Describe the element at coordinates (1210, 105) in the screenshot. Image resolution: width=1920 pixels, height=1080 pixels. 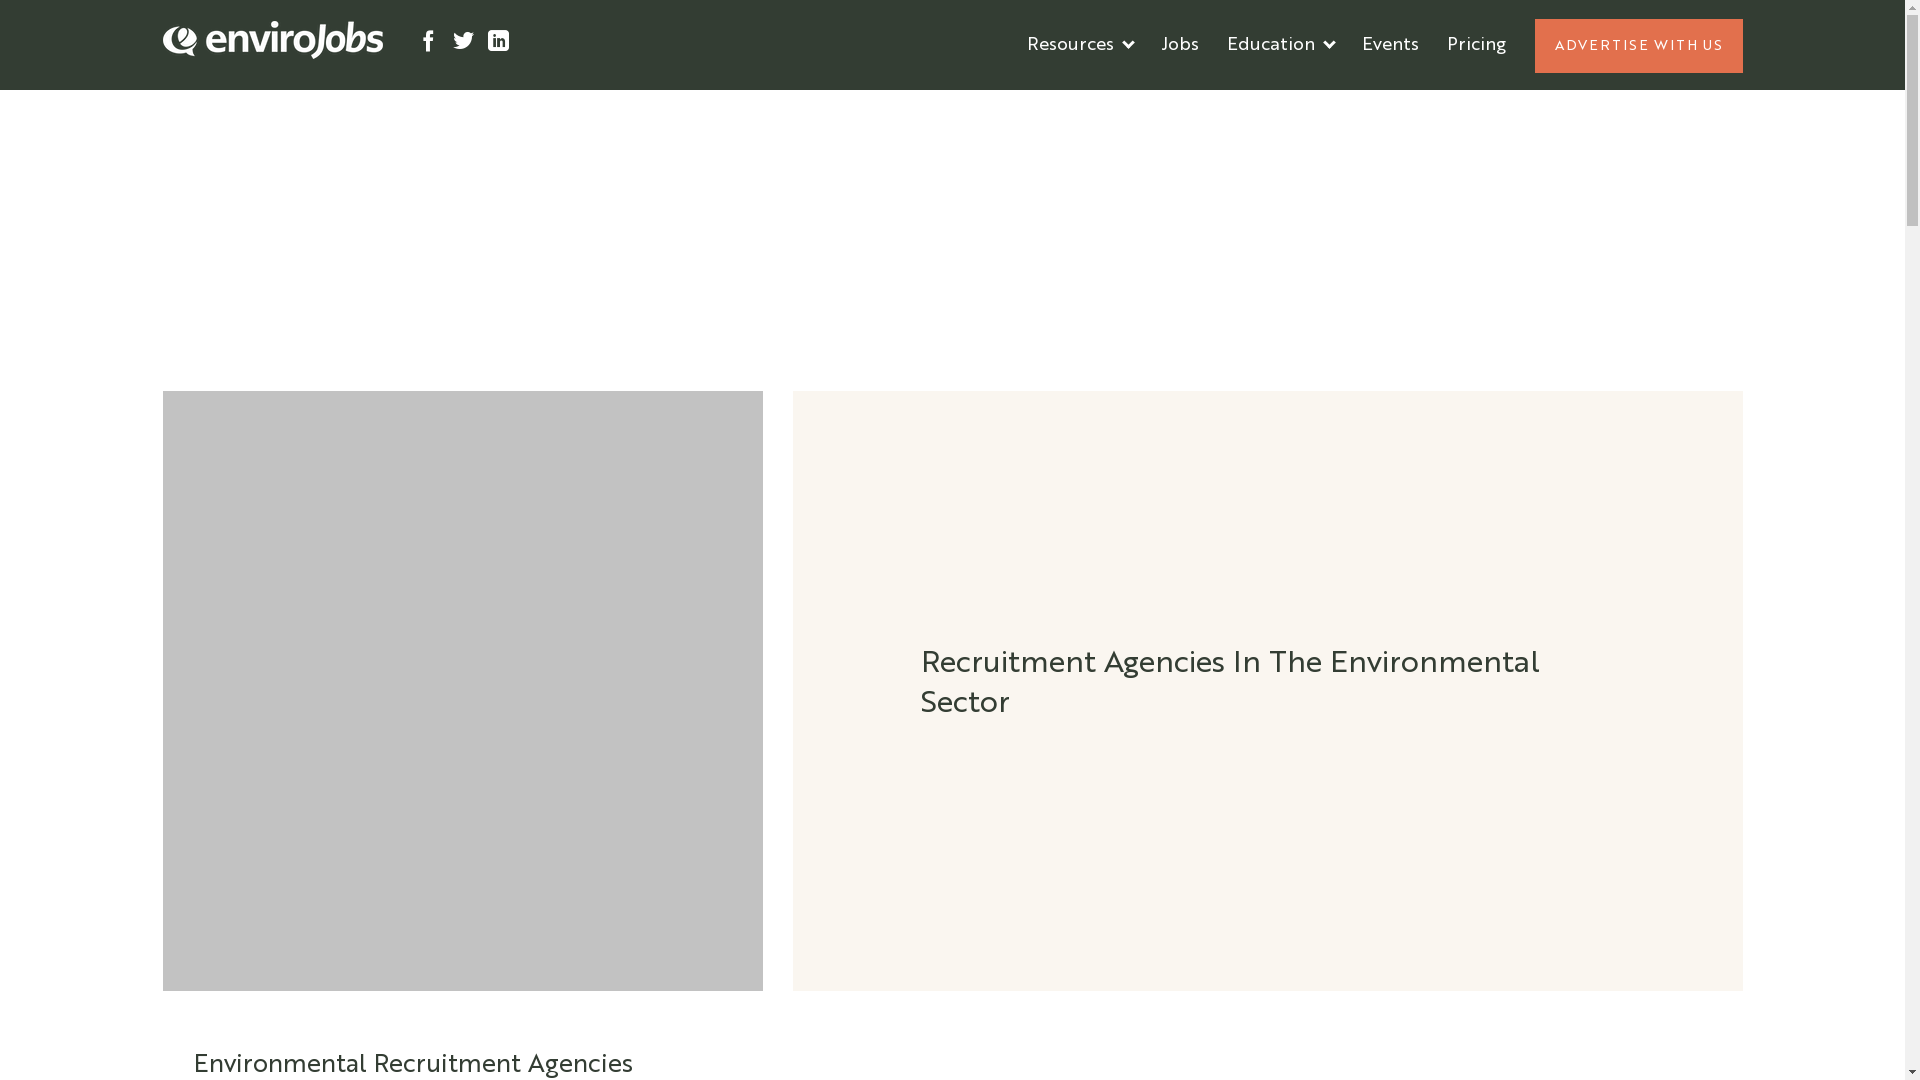
I see `'Universities'` at that location.